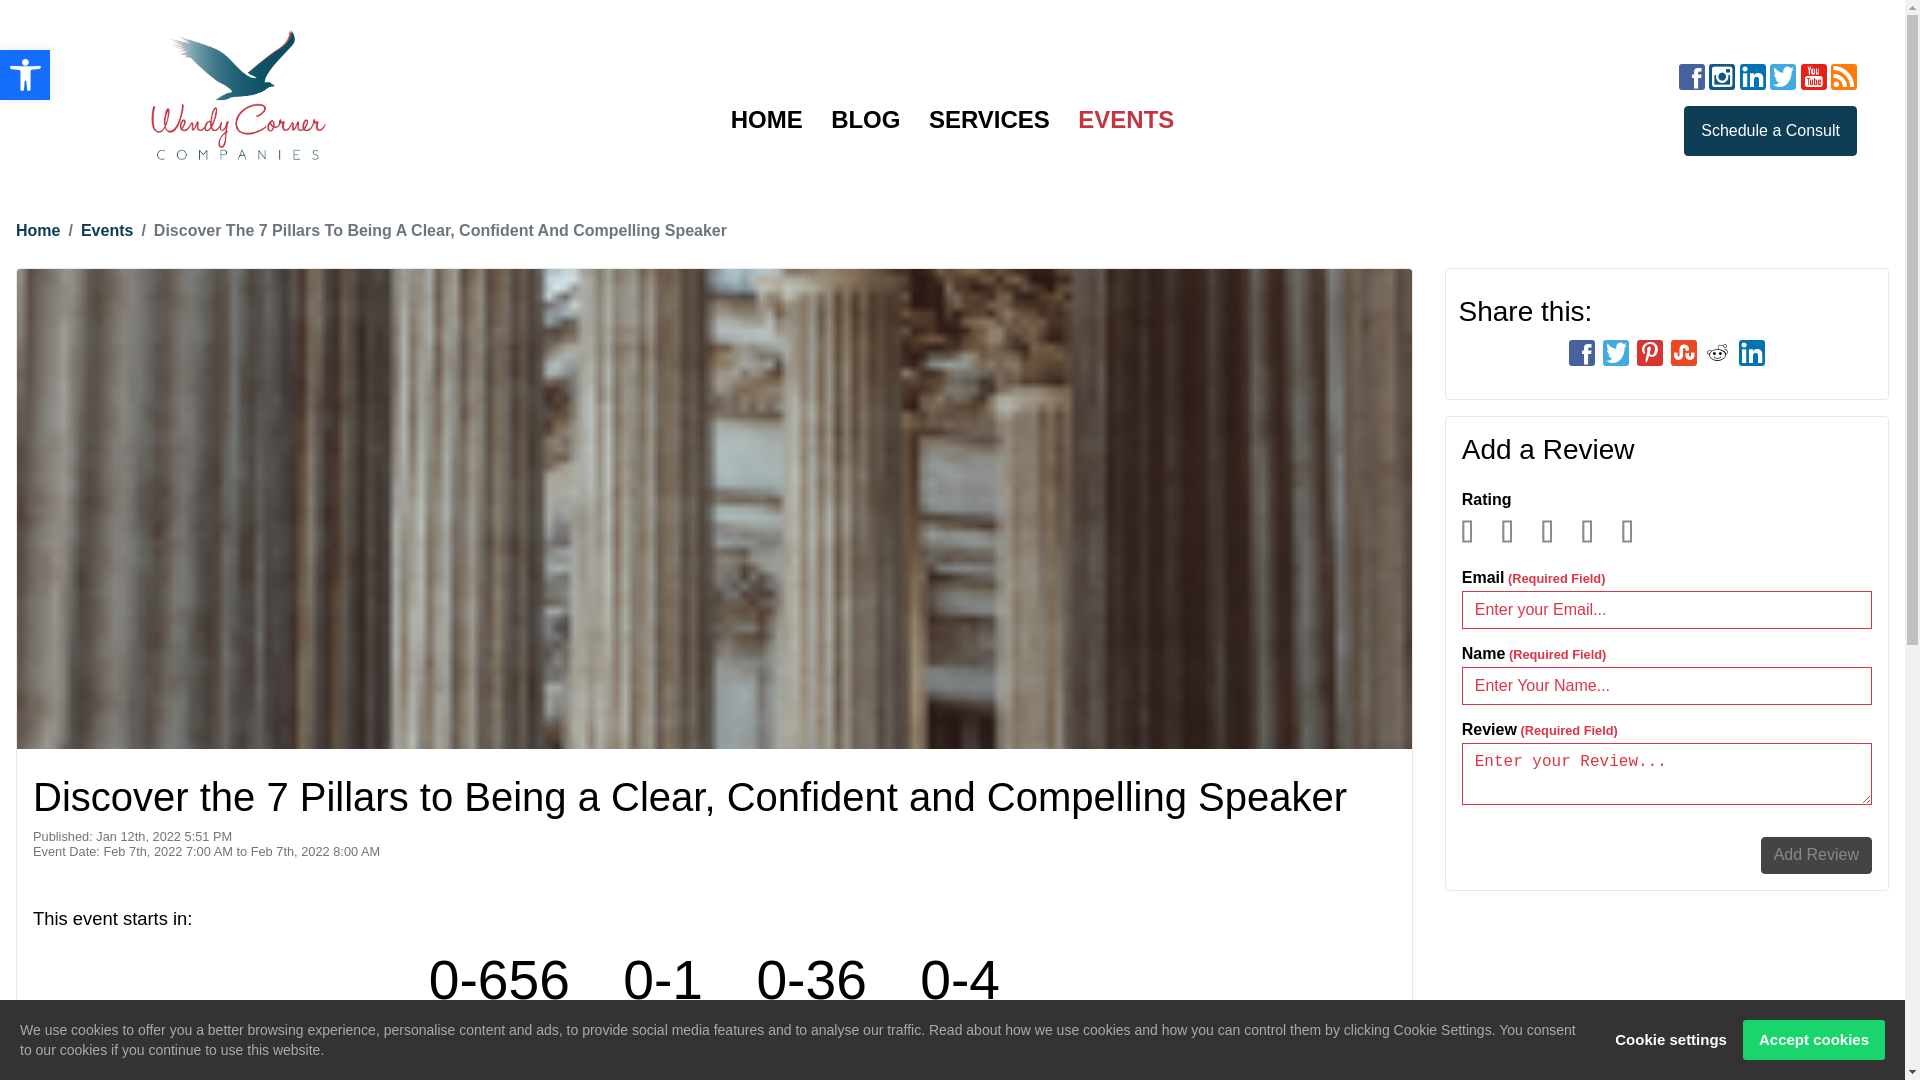 This screenshot has width=1920, height=1080. Describe the element at coordinates (1650, 343) in the screenshot. I see `'social-pinterest'` at that location.